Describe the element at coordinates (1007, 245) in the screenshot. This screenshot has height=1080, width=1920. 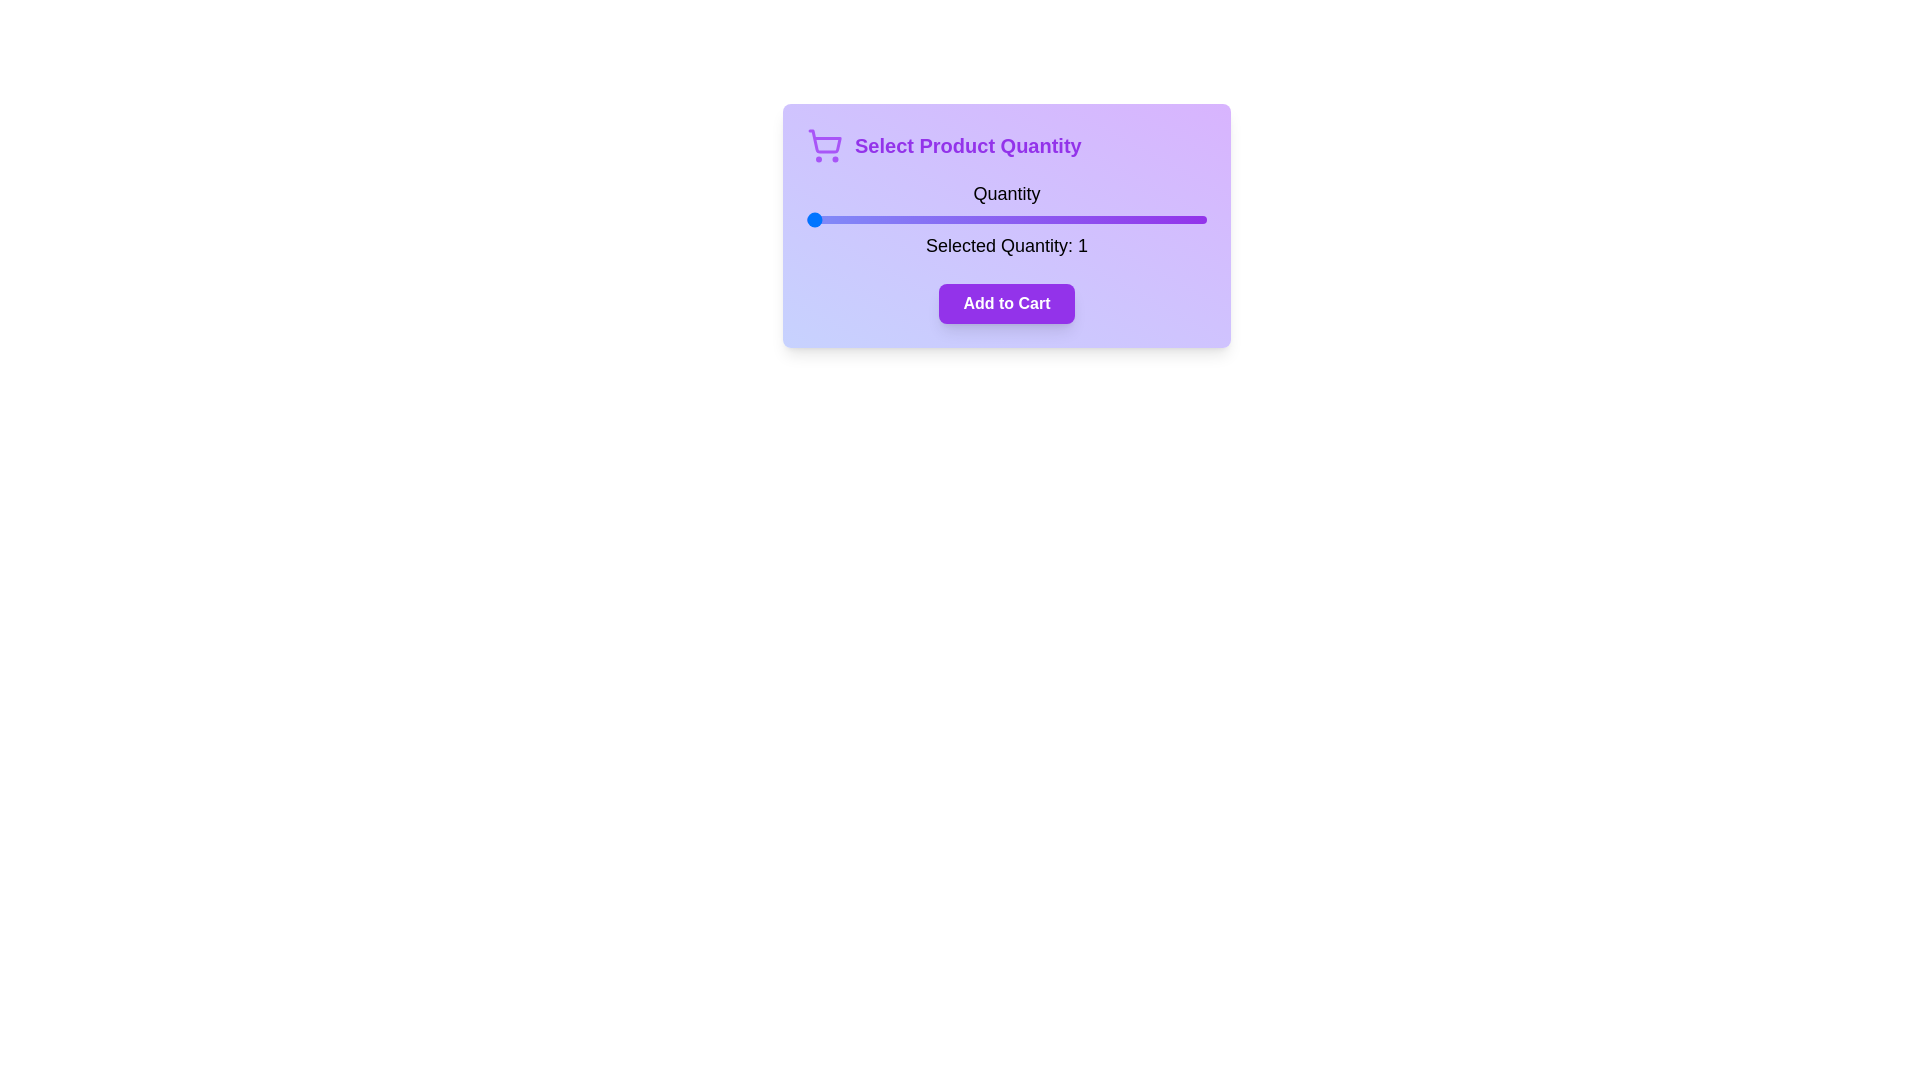
I see `the text displaying the selected quantity` at that location.